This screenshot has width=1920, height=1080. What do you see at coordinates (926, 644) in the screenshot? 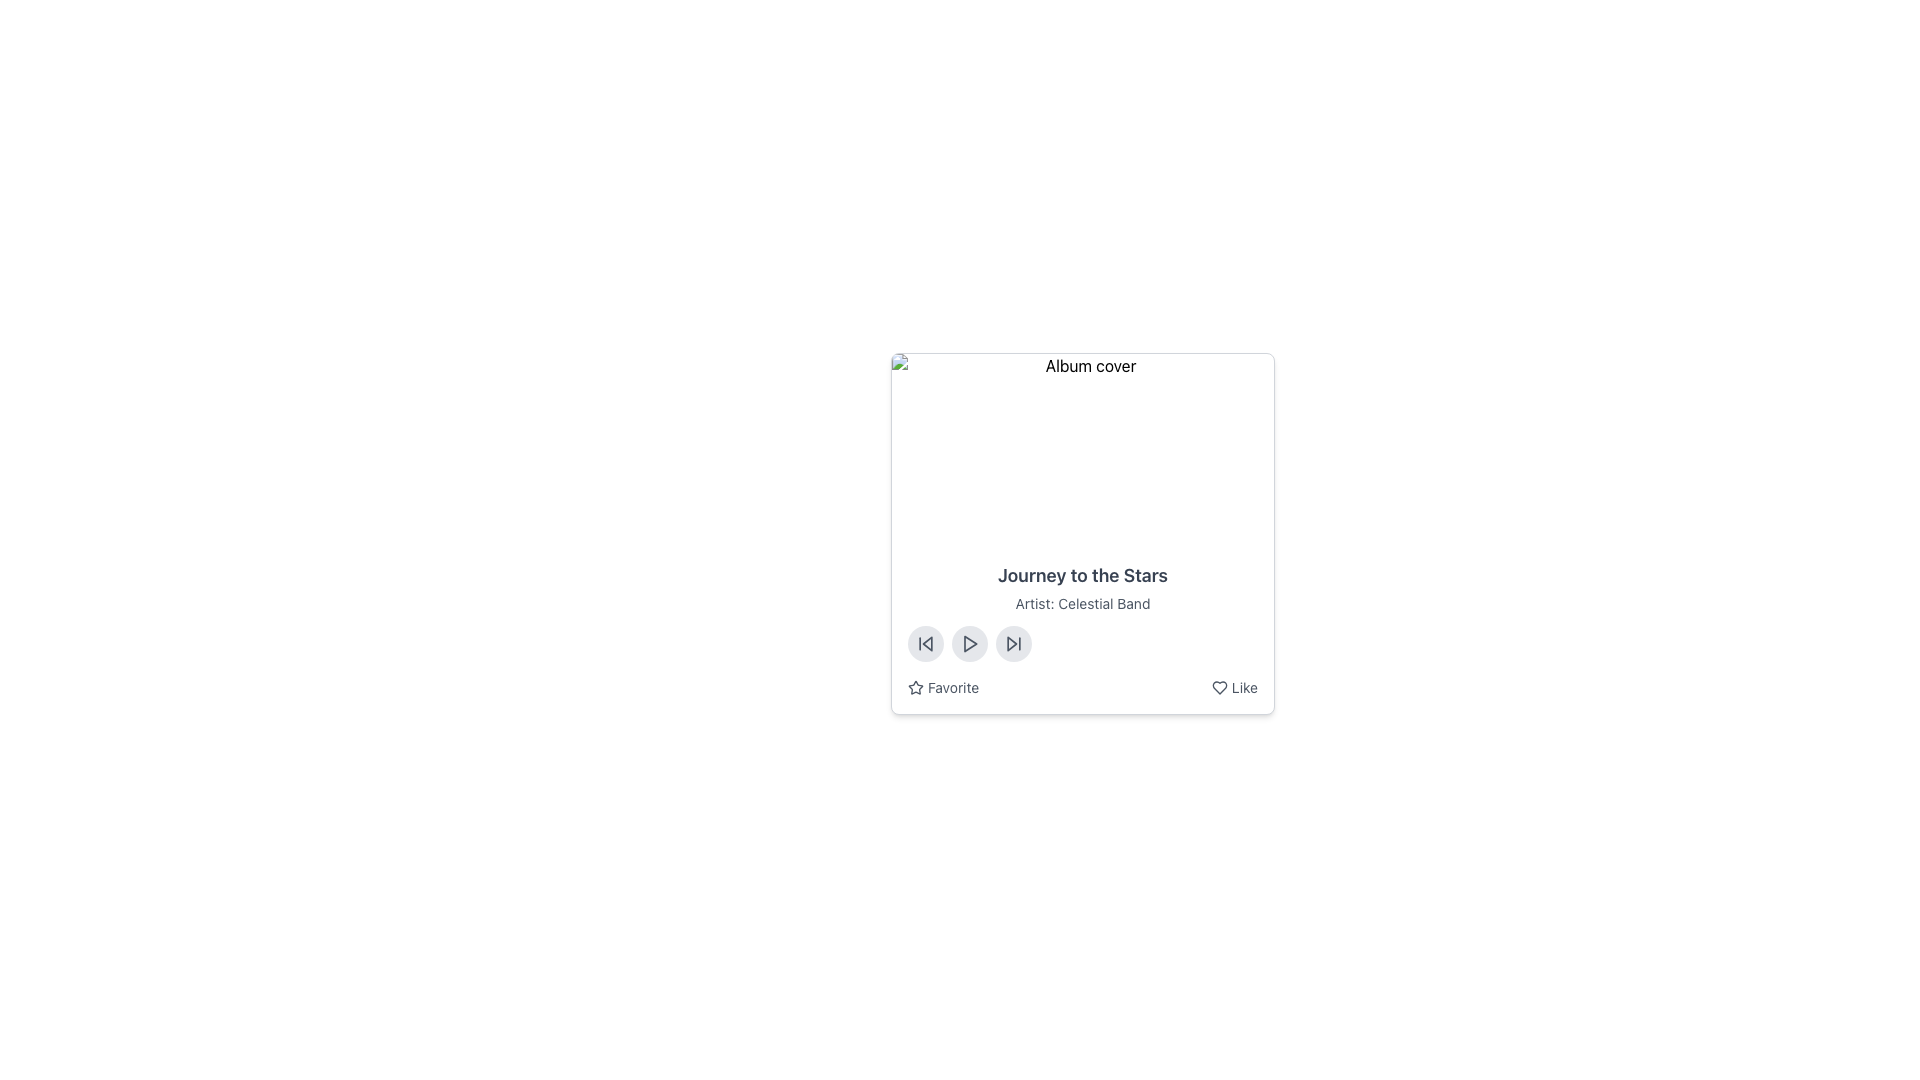
I see `the 'Skip Backward' button represented by the graphical element within the SVG located in the audio control section at the bottom left corner of the interface` at bounding box center [926, 644].